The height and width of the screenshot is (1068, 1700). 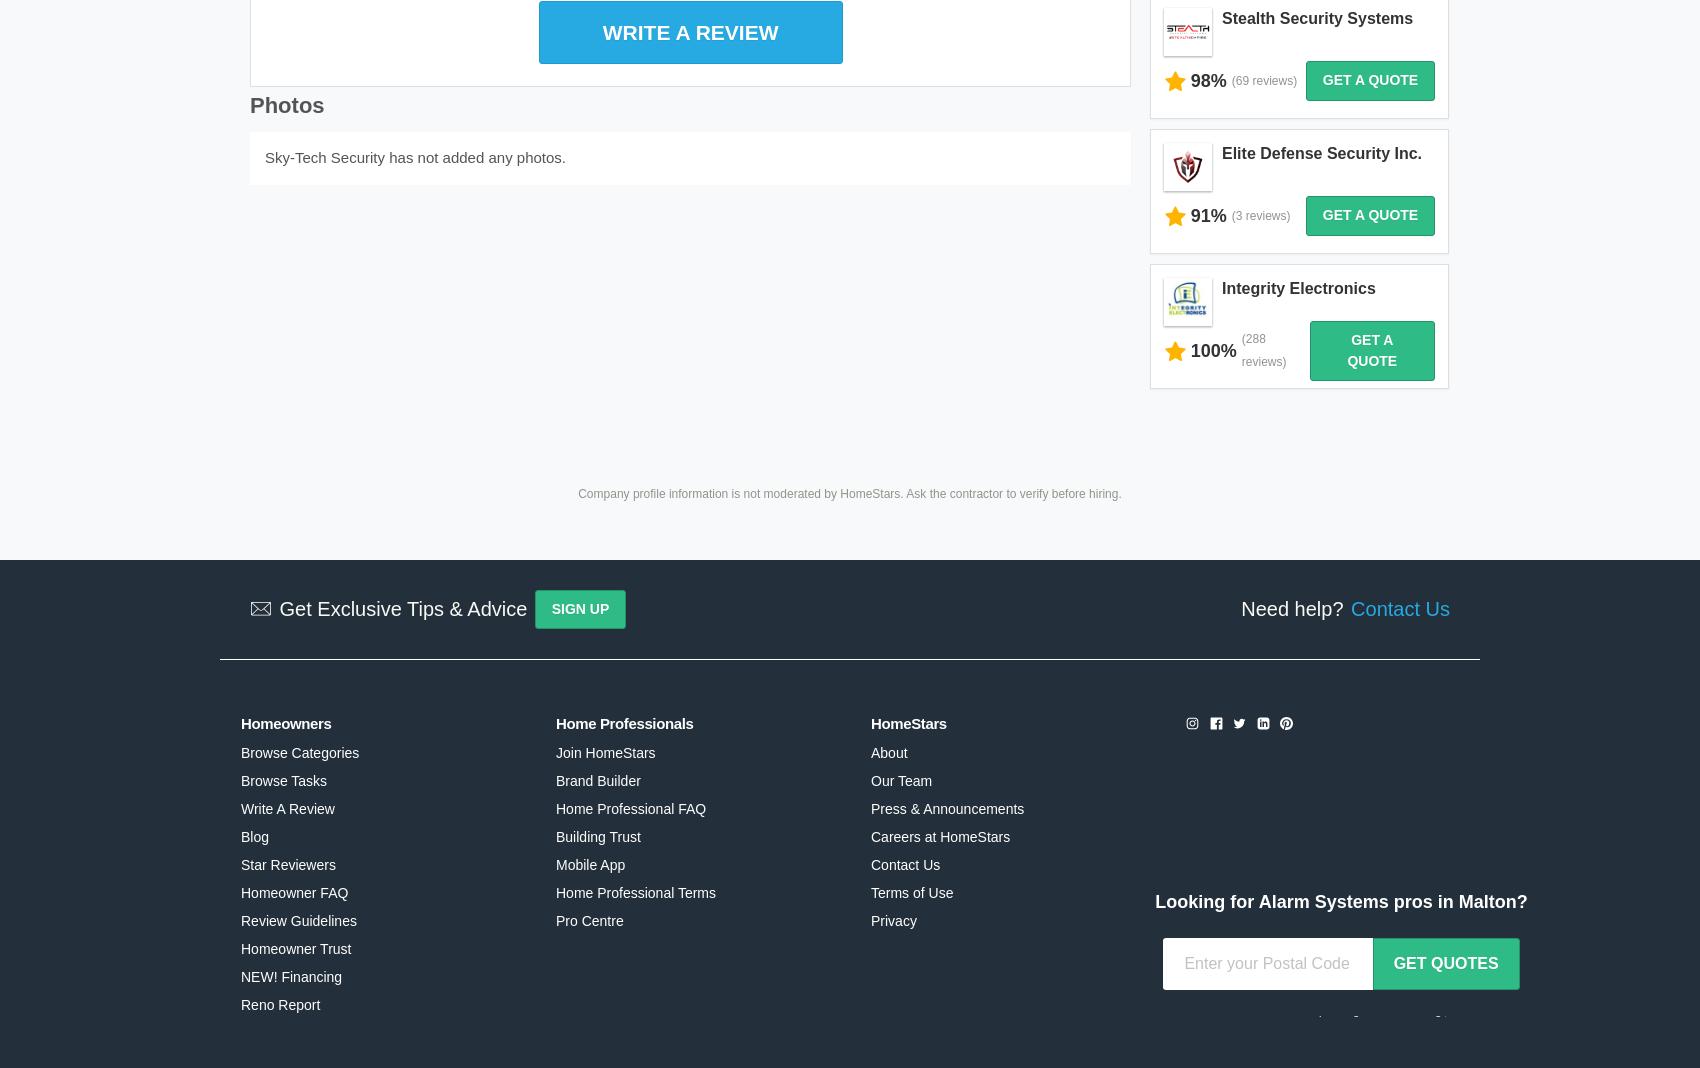 What do you see at coordinates (871, 835) in the screenshot?
I see `'Privacy'` at bounding box center [871, 835].